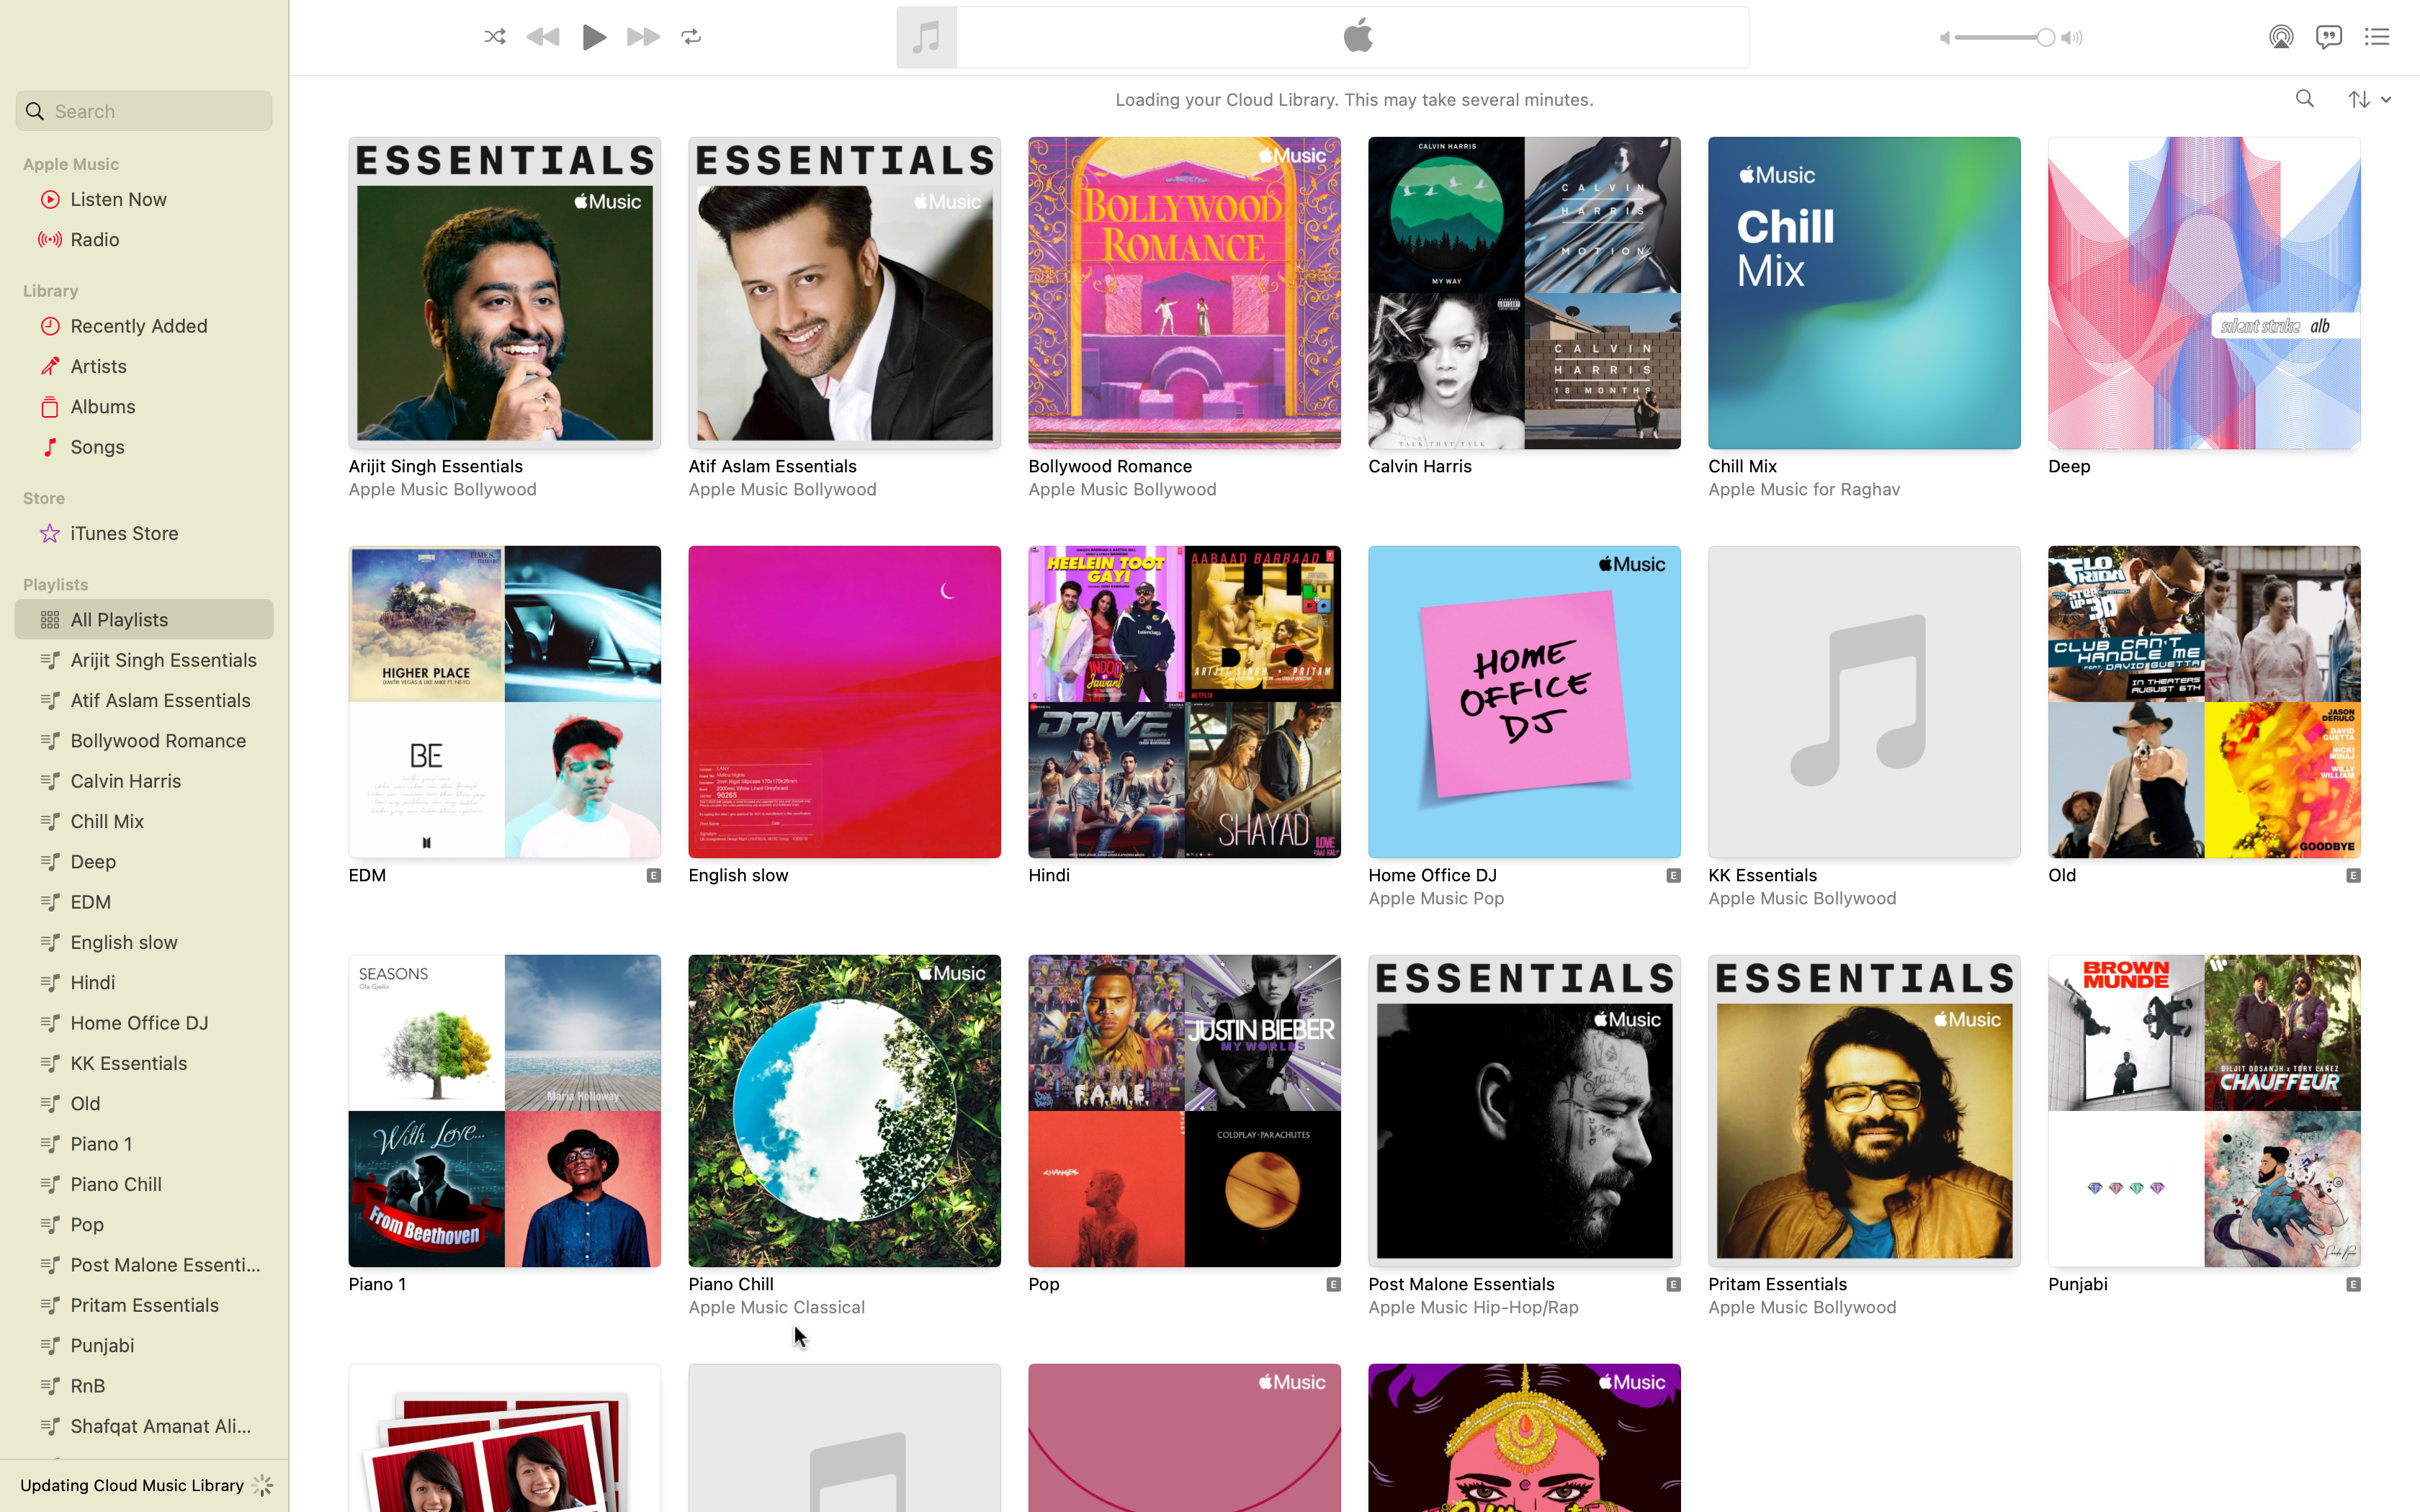 The height and width of the screenshot is (1512, 2420). I want to click on the playlist named "Atif", so click(842, 320).